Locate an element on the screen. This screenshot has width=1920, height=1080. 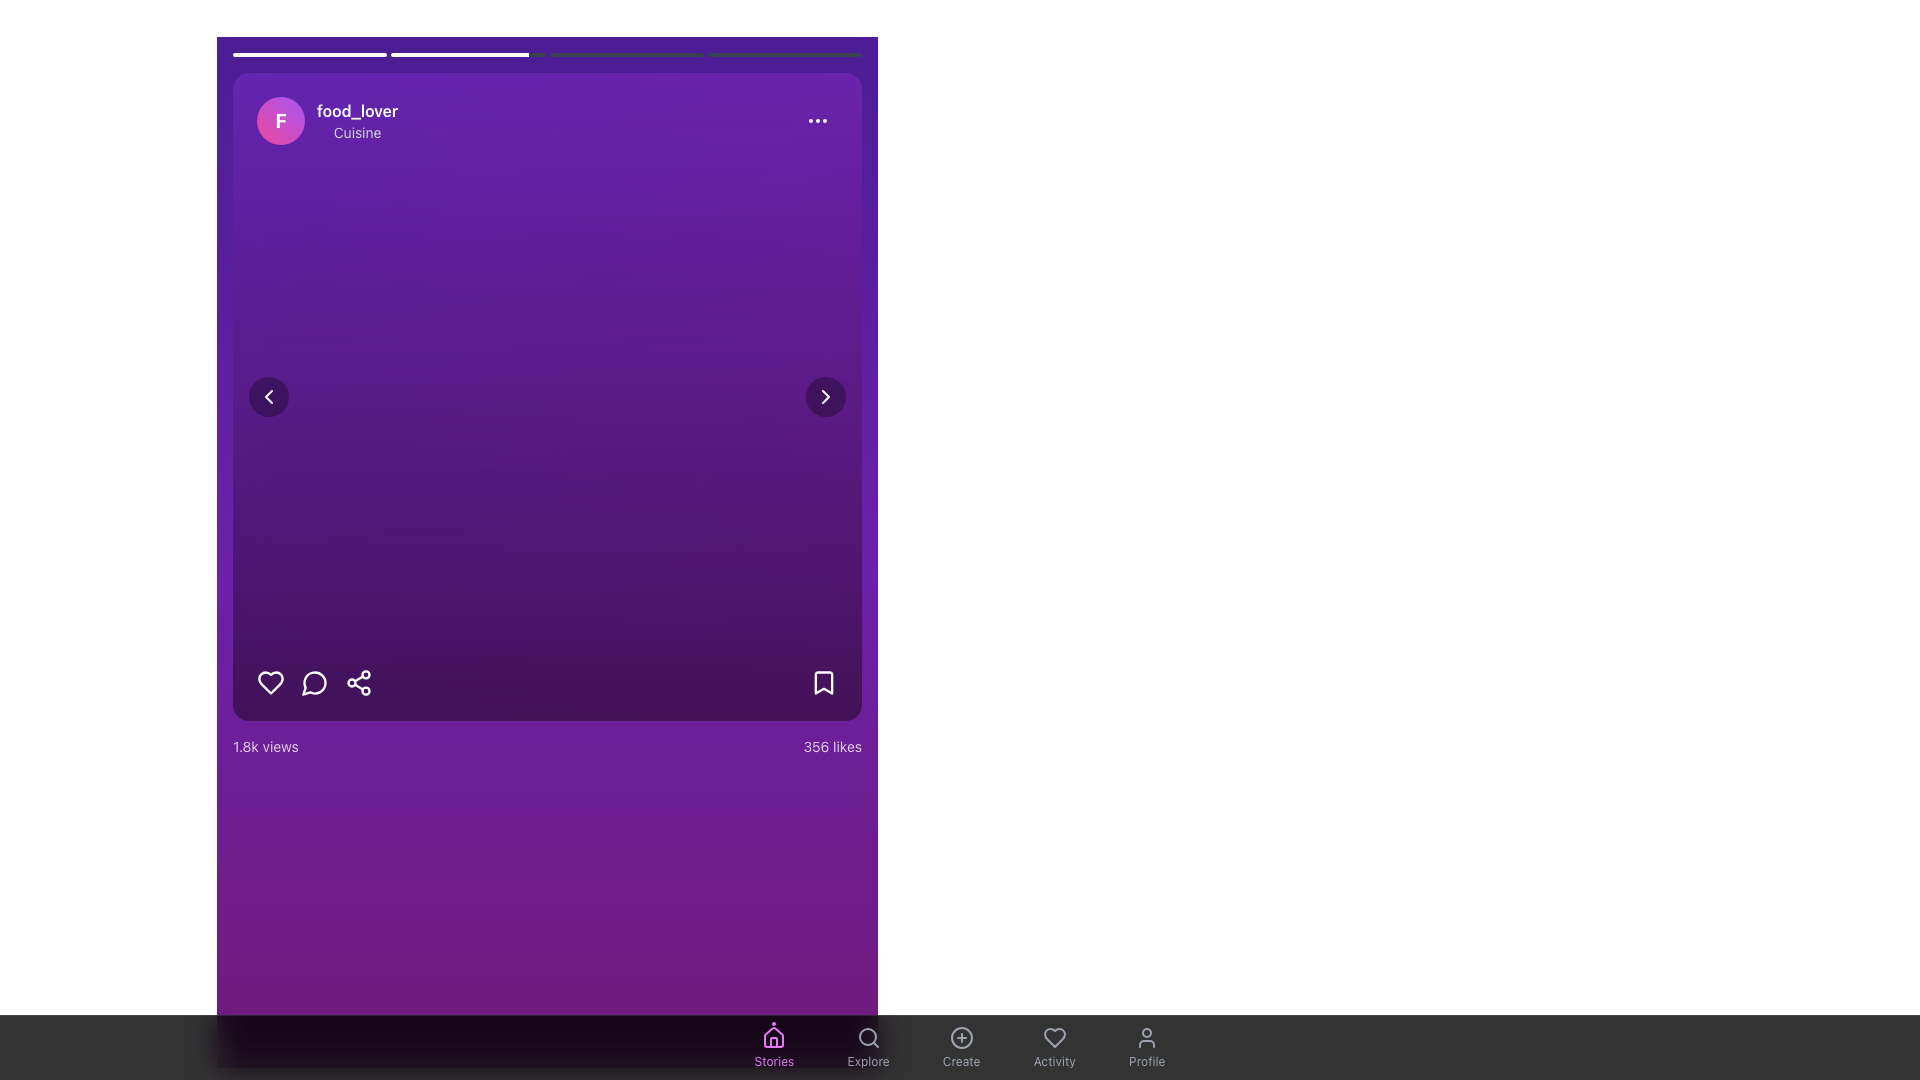
the heart-shaped like button, which is outlined in white and located on a purple background, to like the content is located at coordinates (269, 681).